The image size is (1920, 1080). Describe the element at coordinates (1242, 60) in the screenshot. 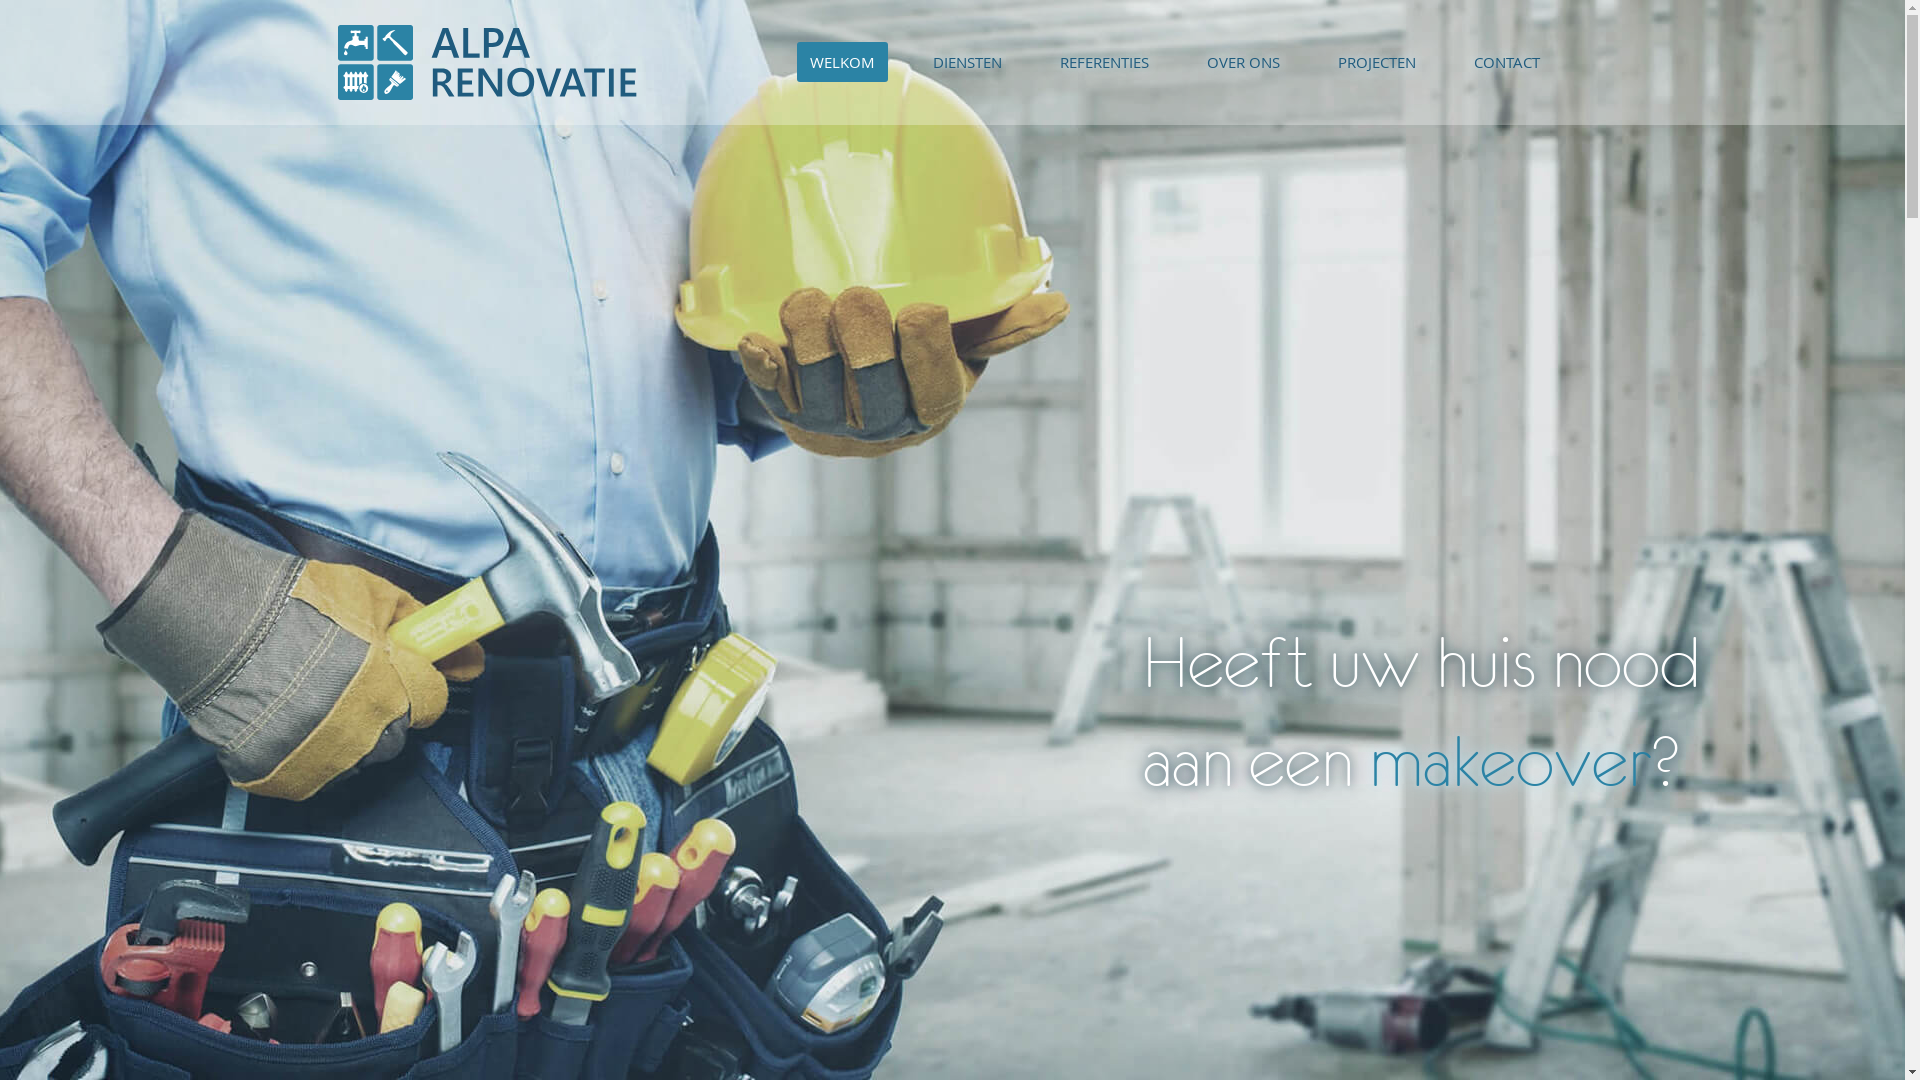

I see `'OVER ONS'` at that location.